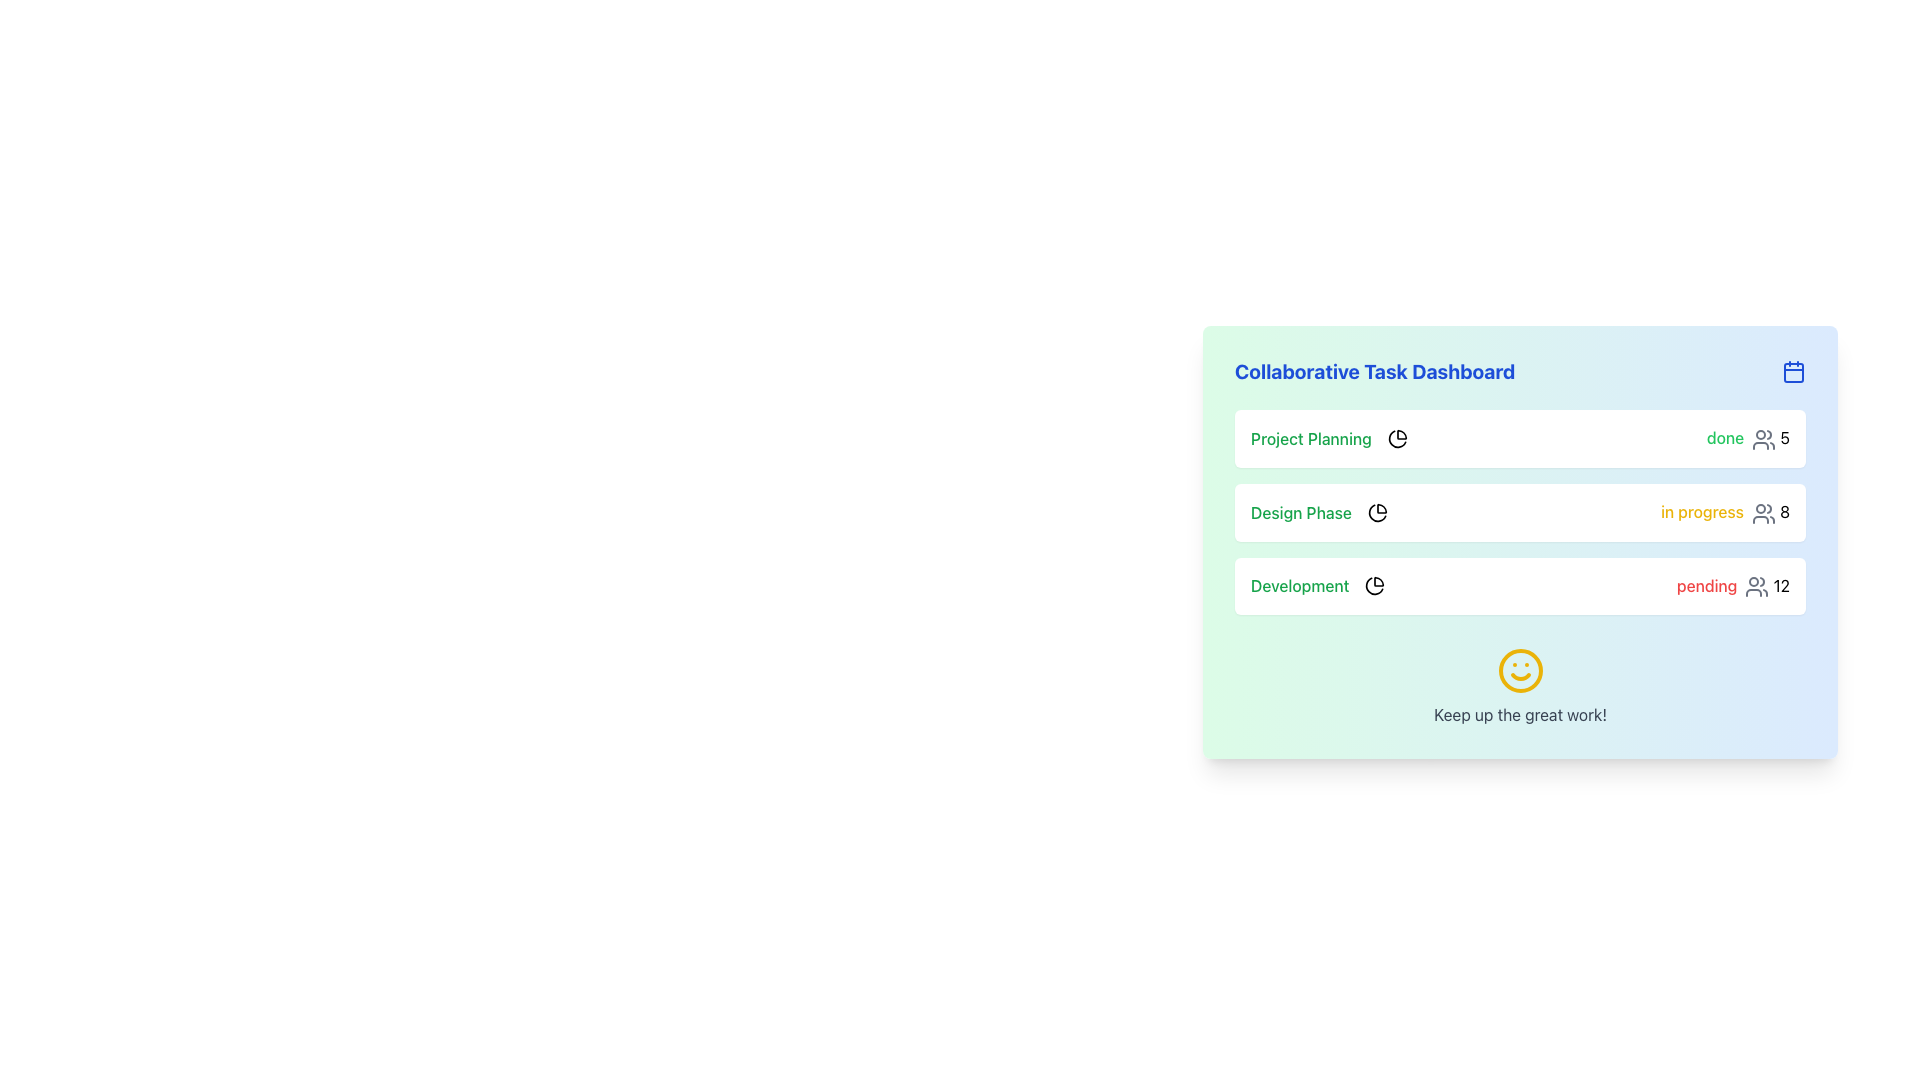 This screenshot has width=1920, height=1080. What do you see at coordinates (1374, 371) in the screenshot?
I see `the header displaying 'Collaborative Task Dashboard' in bold, blue font located at the top-left corner of the card-like component` at bounding box center [1374, 371].